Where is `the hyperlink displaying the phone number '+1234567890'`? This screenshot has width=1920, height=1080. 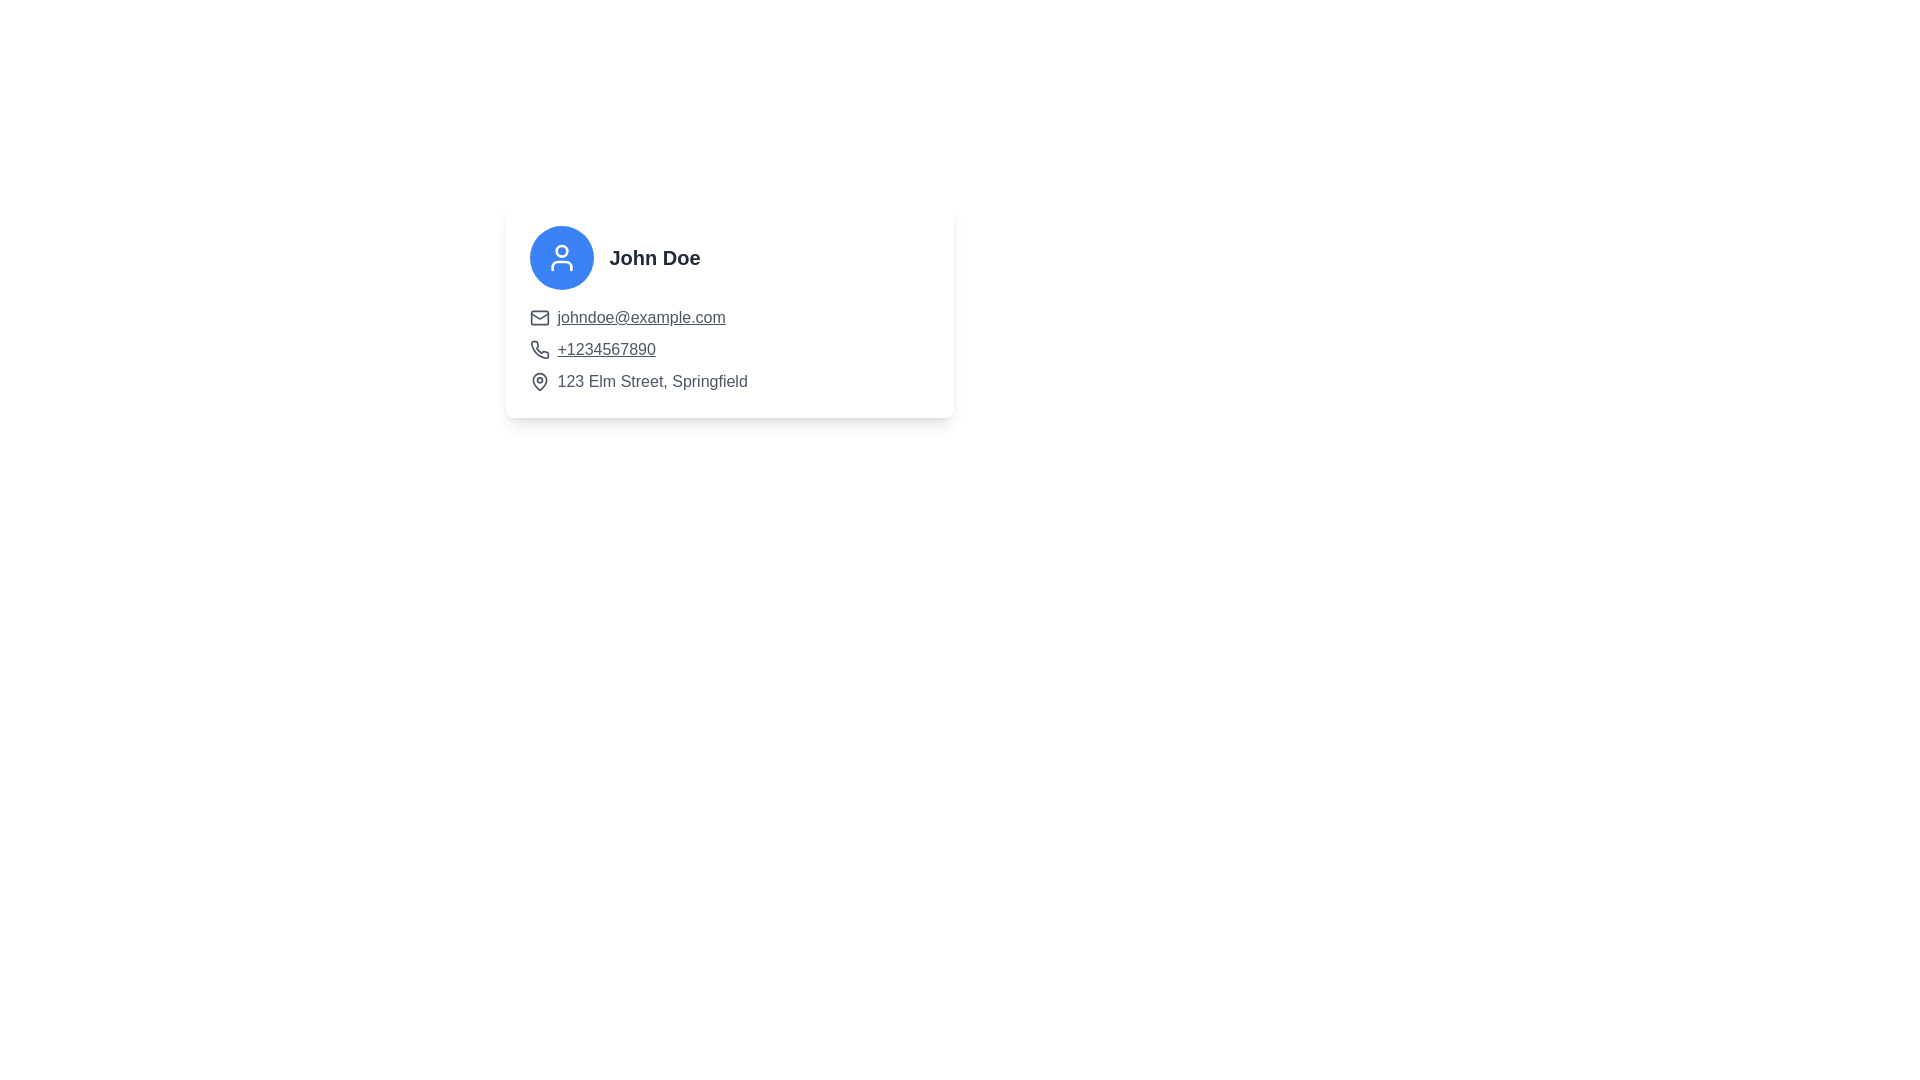 the hyperlink displaying the phone number '+1234567890' is located at coordinates (605, 349).